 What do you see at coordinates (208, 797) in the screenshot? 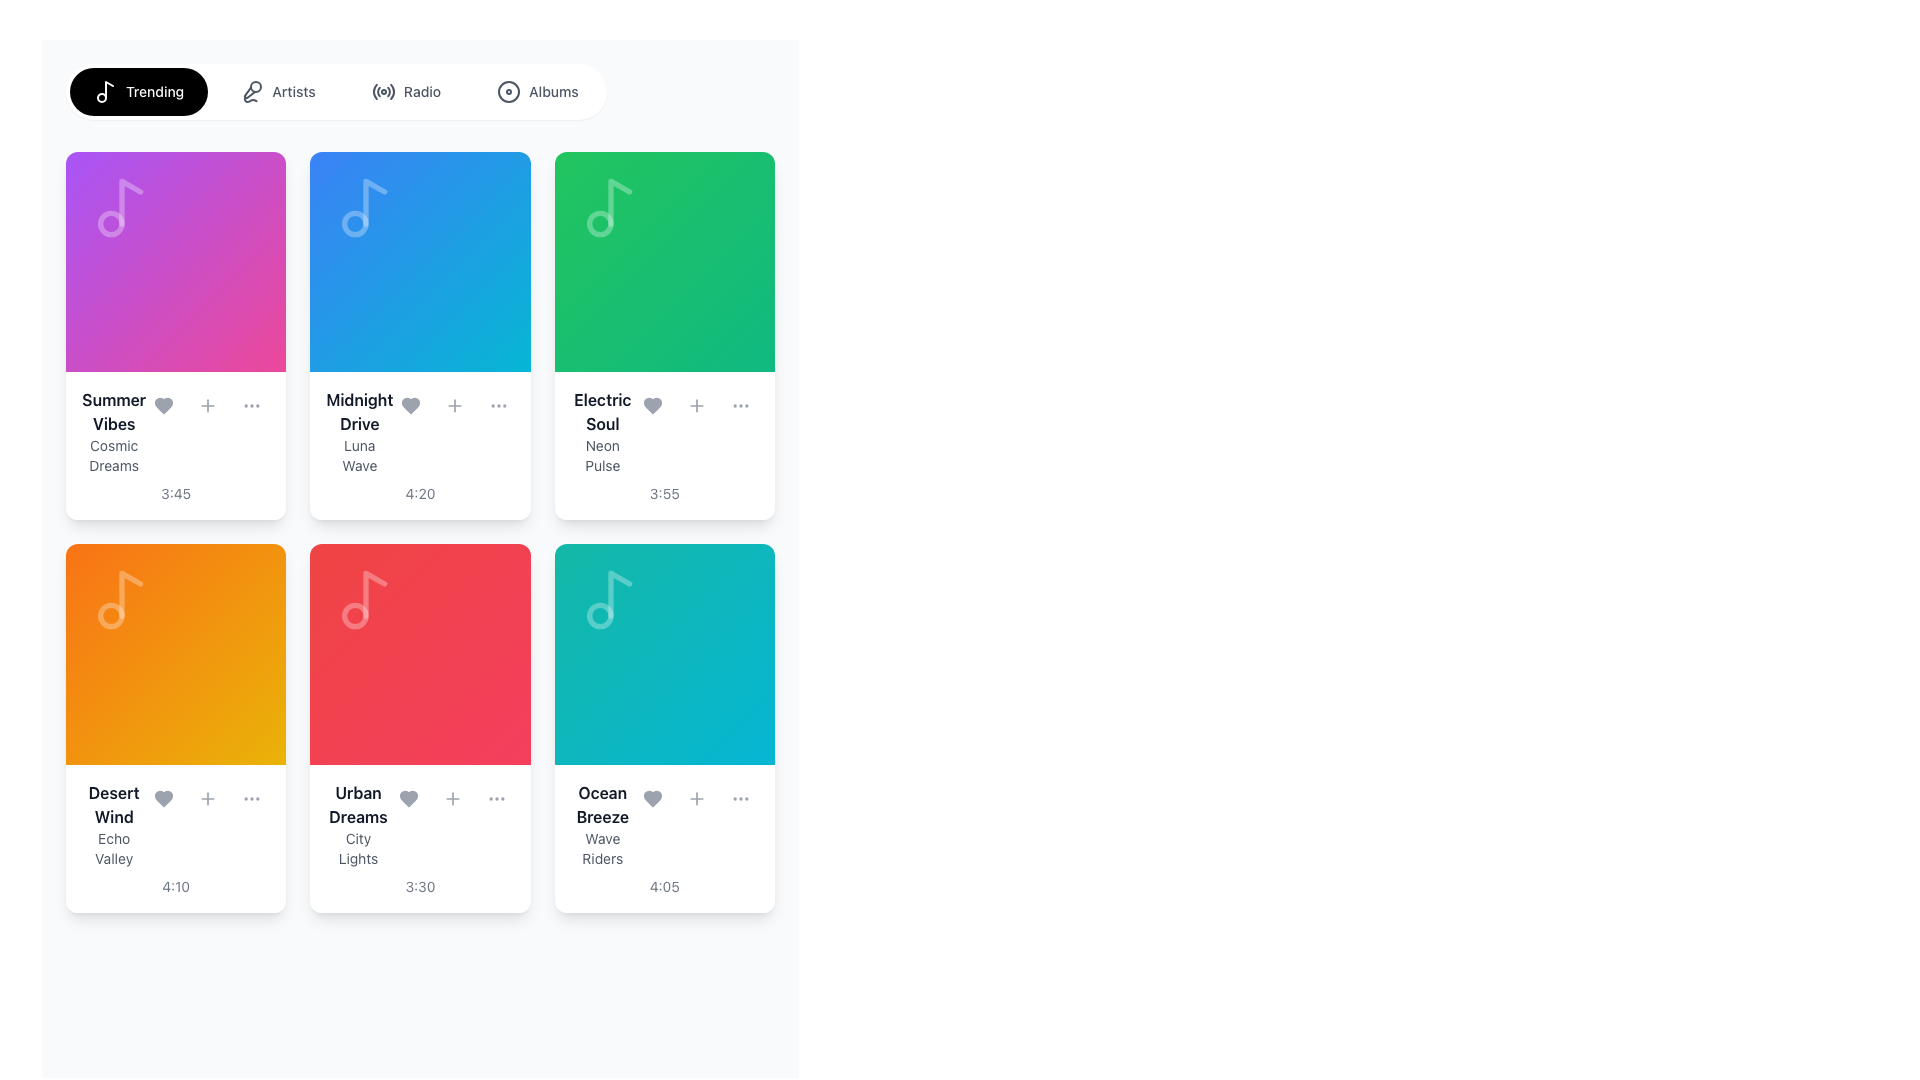
I see `the interactive button with a '+' symbol located below the song title 'Desert Wind'` at bounding box center [208, 797].